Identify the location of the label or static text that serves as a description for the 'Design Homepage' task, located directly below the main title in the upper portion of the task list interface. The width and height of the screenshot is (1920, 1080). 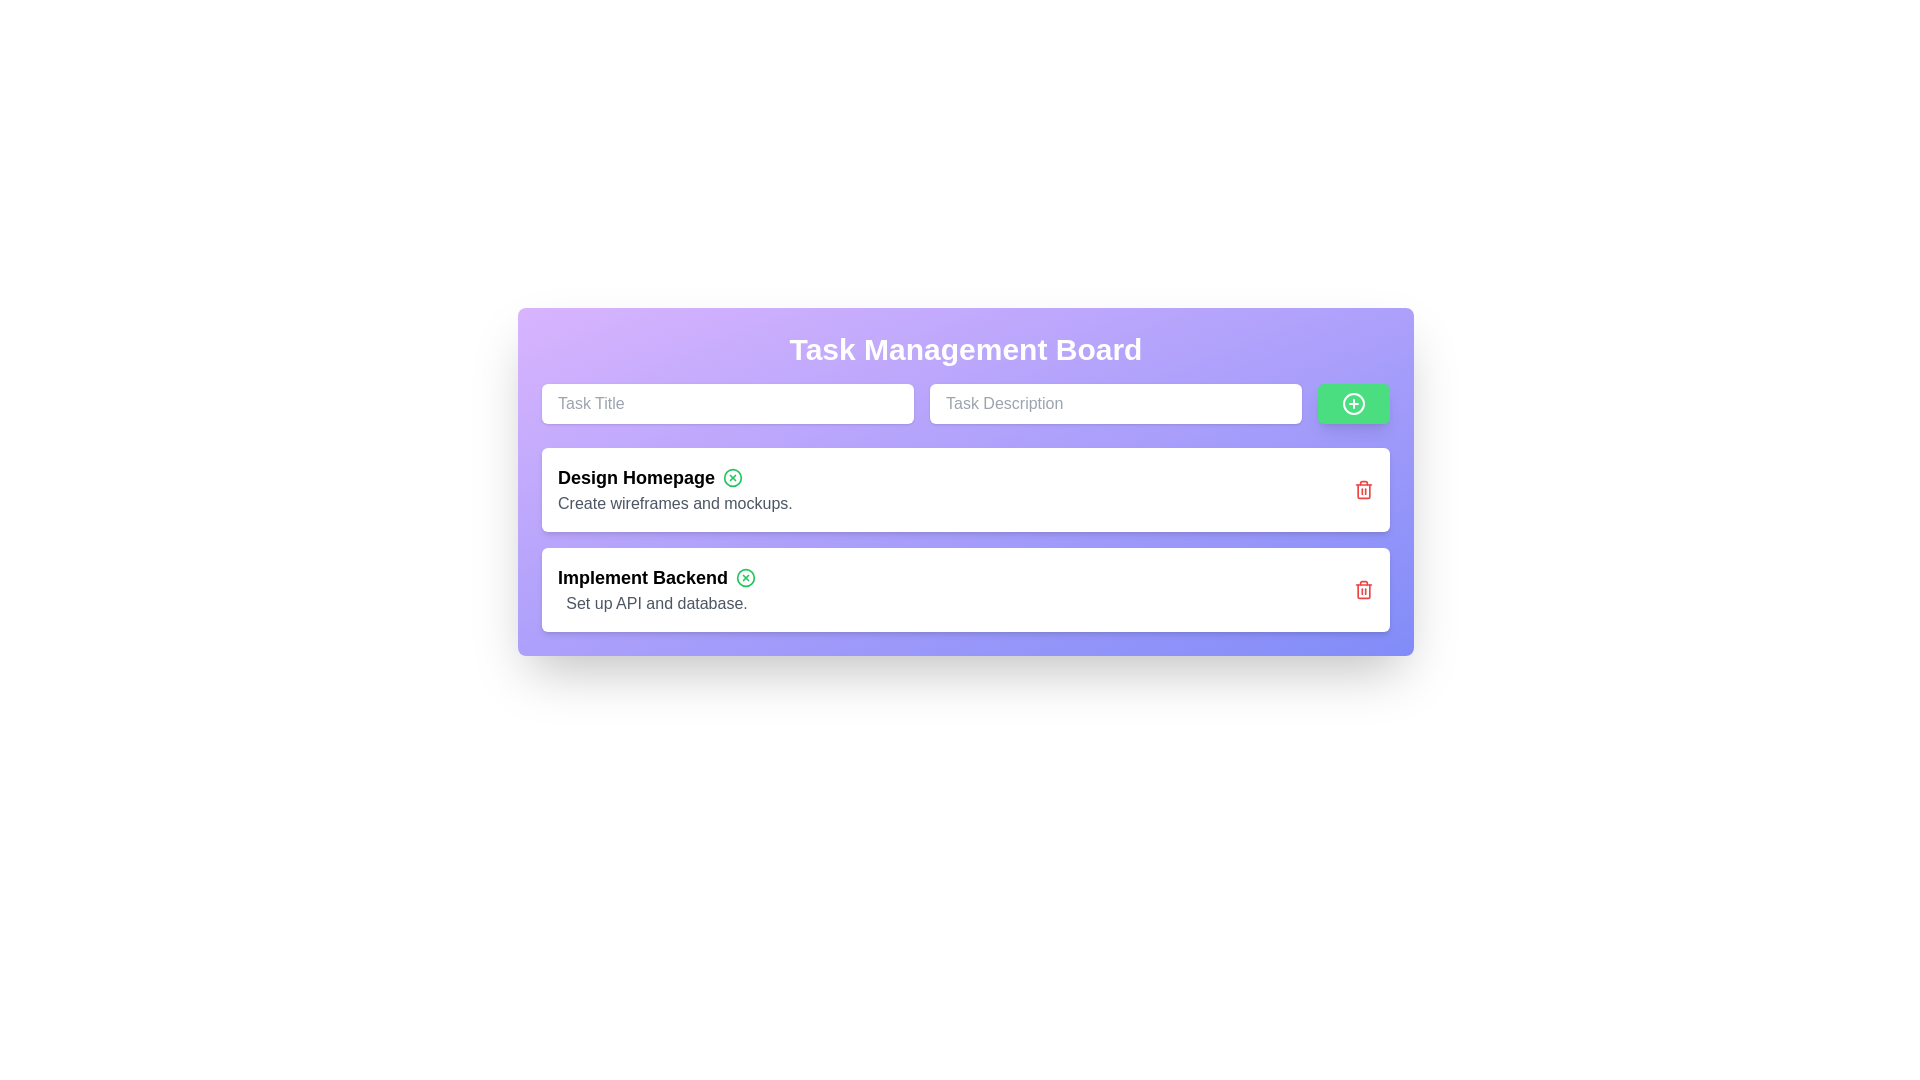
(675, 503).